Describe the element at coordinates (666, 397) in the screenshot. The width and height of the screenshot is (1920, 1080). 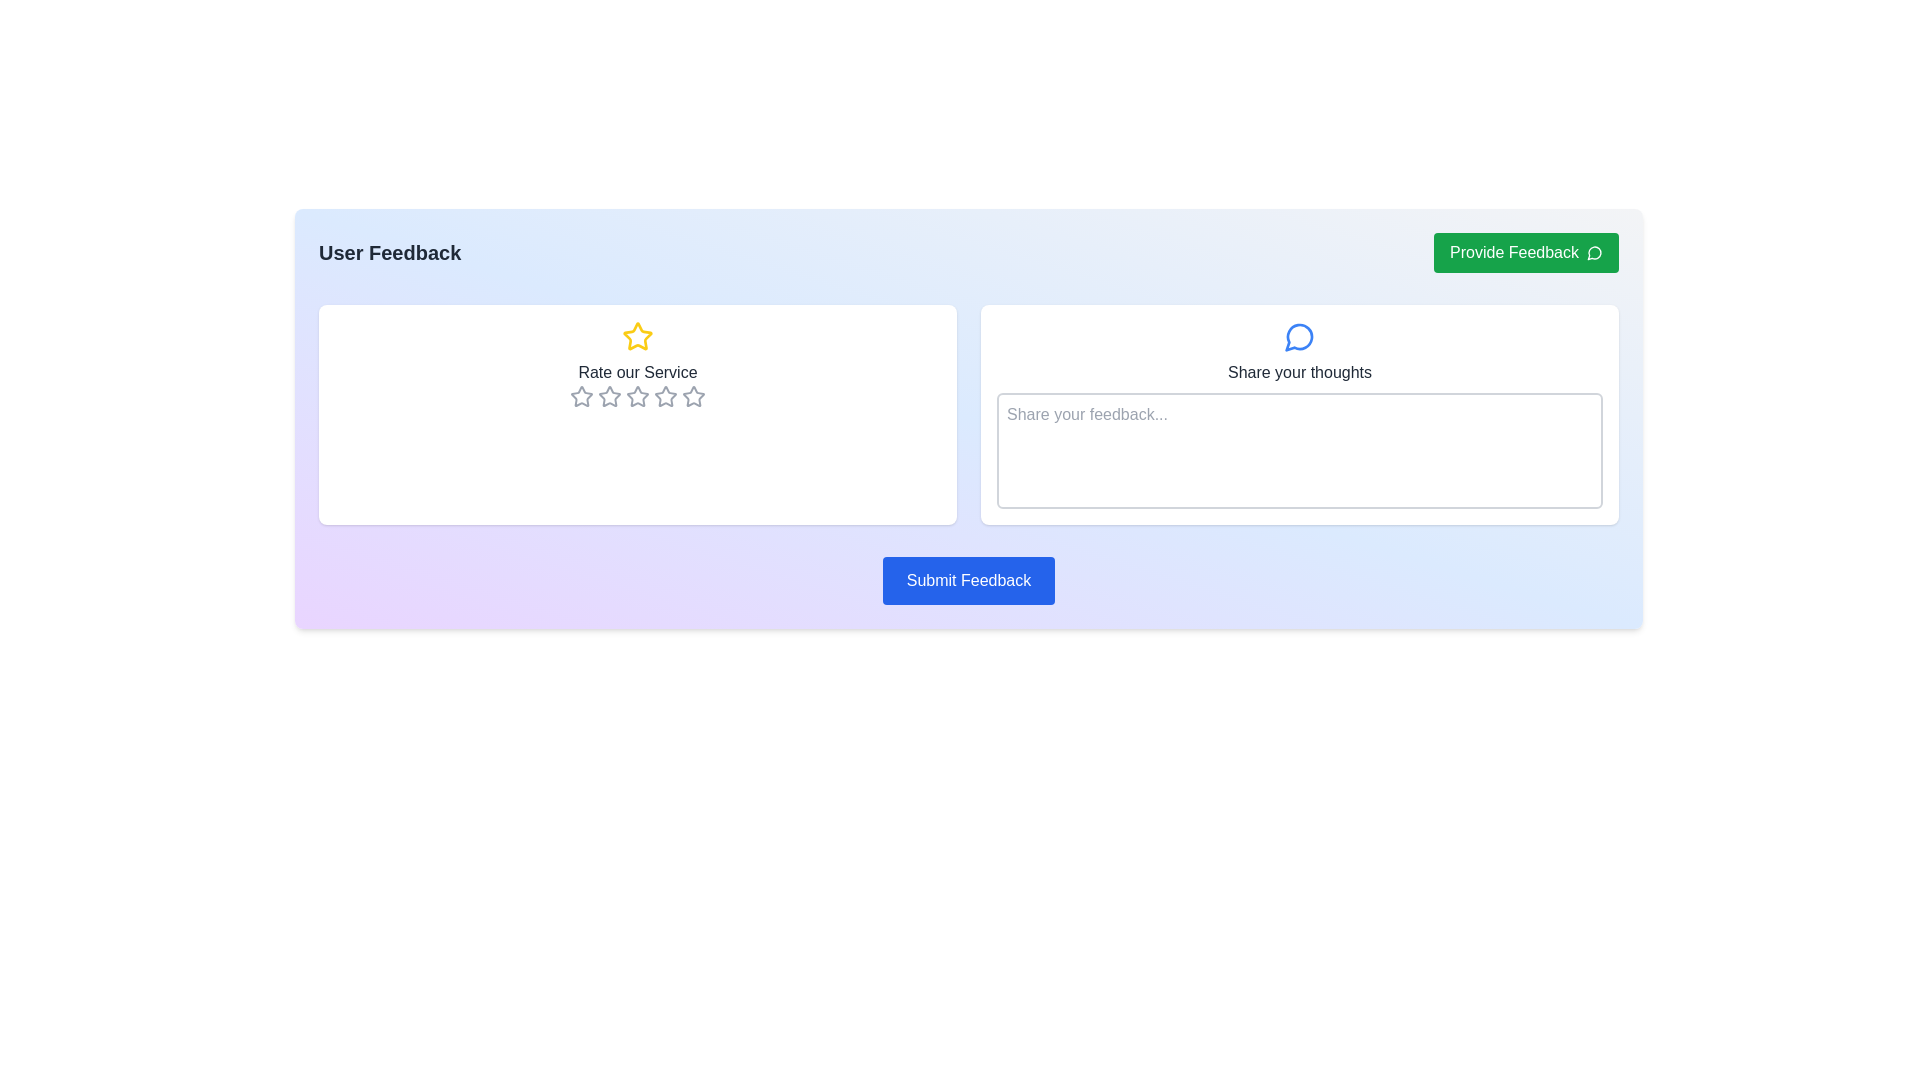
I see `the fourth star-shaped icon button in the feedback section` at that location.